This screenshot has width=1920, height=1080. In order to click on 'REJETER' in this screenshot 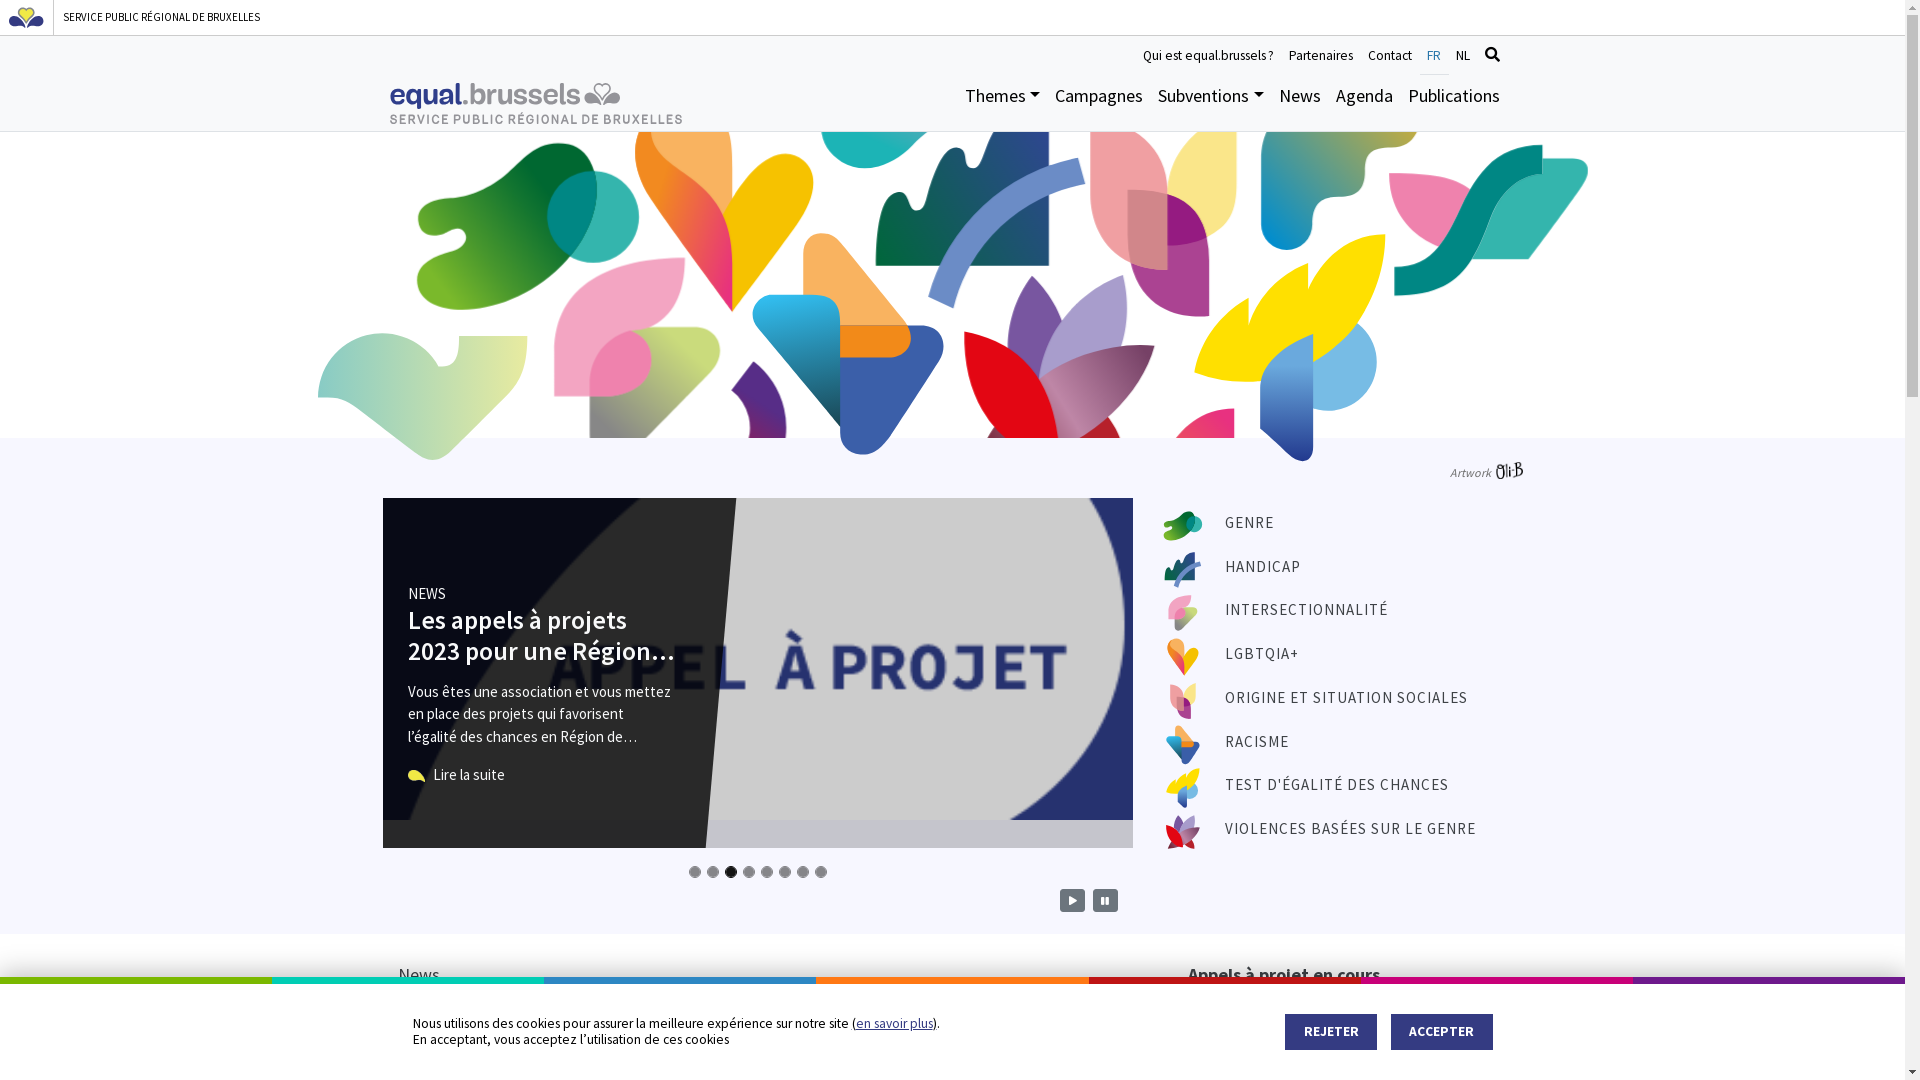, I will do `click(1330, 1032)`.